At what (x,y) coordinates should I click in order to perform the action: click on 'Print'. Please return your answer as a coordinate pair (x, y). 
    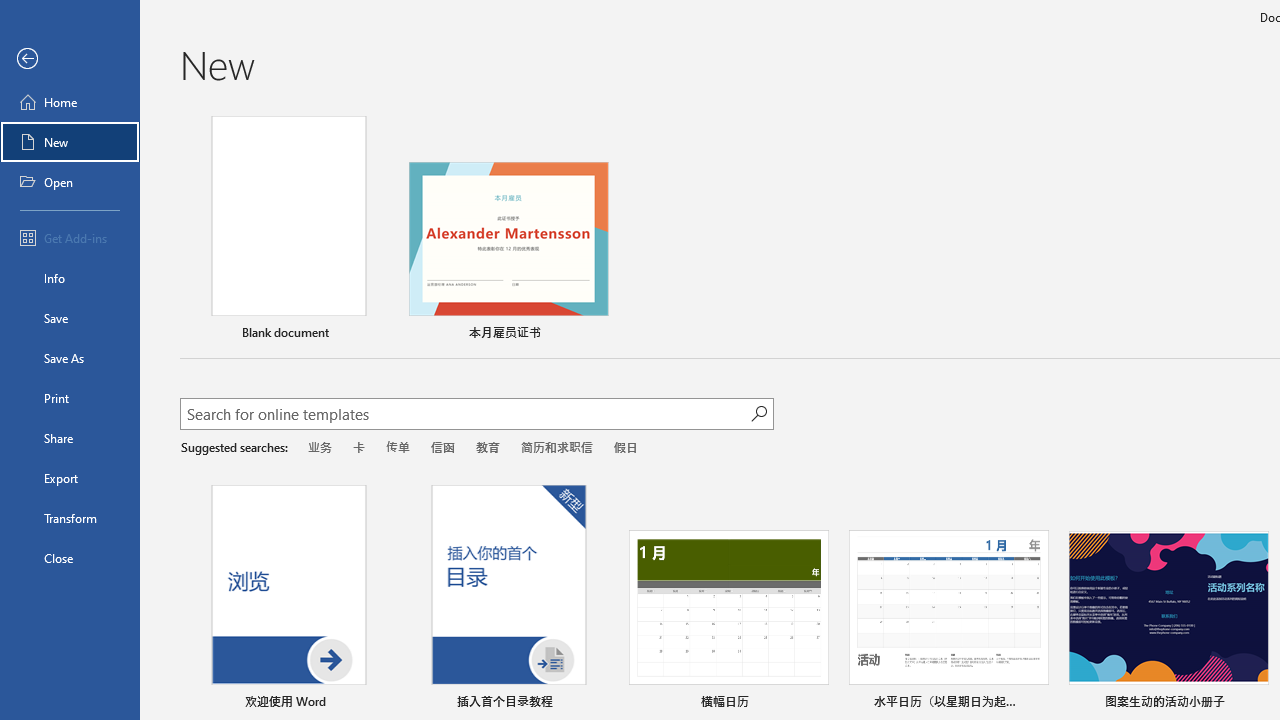
    Looking at the image, I should click on (69, 398).